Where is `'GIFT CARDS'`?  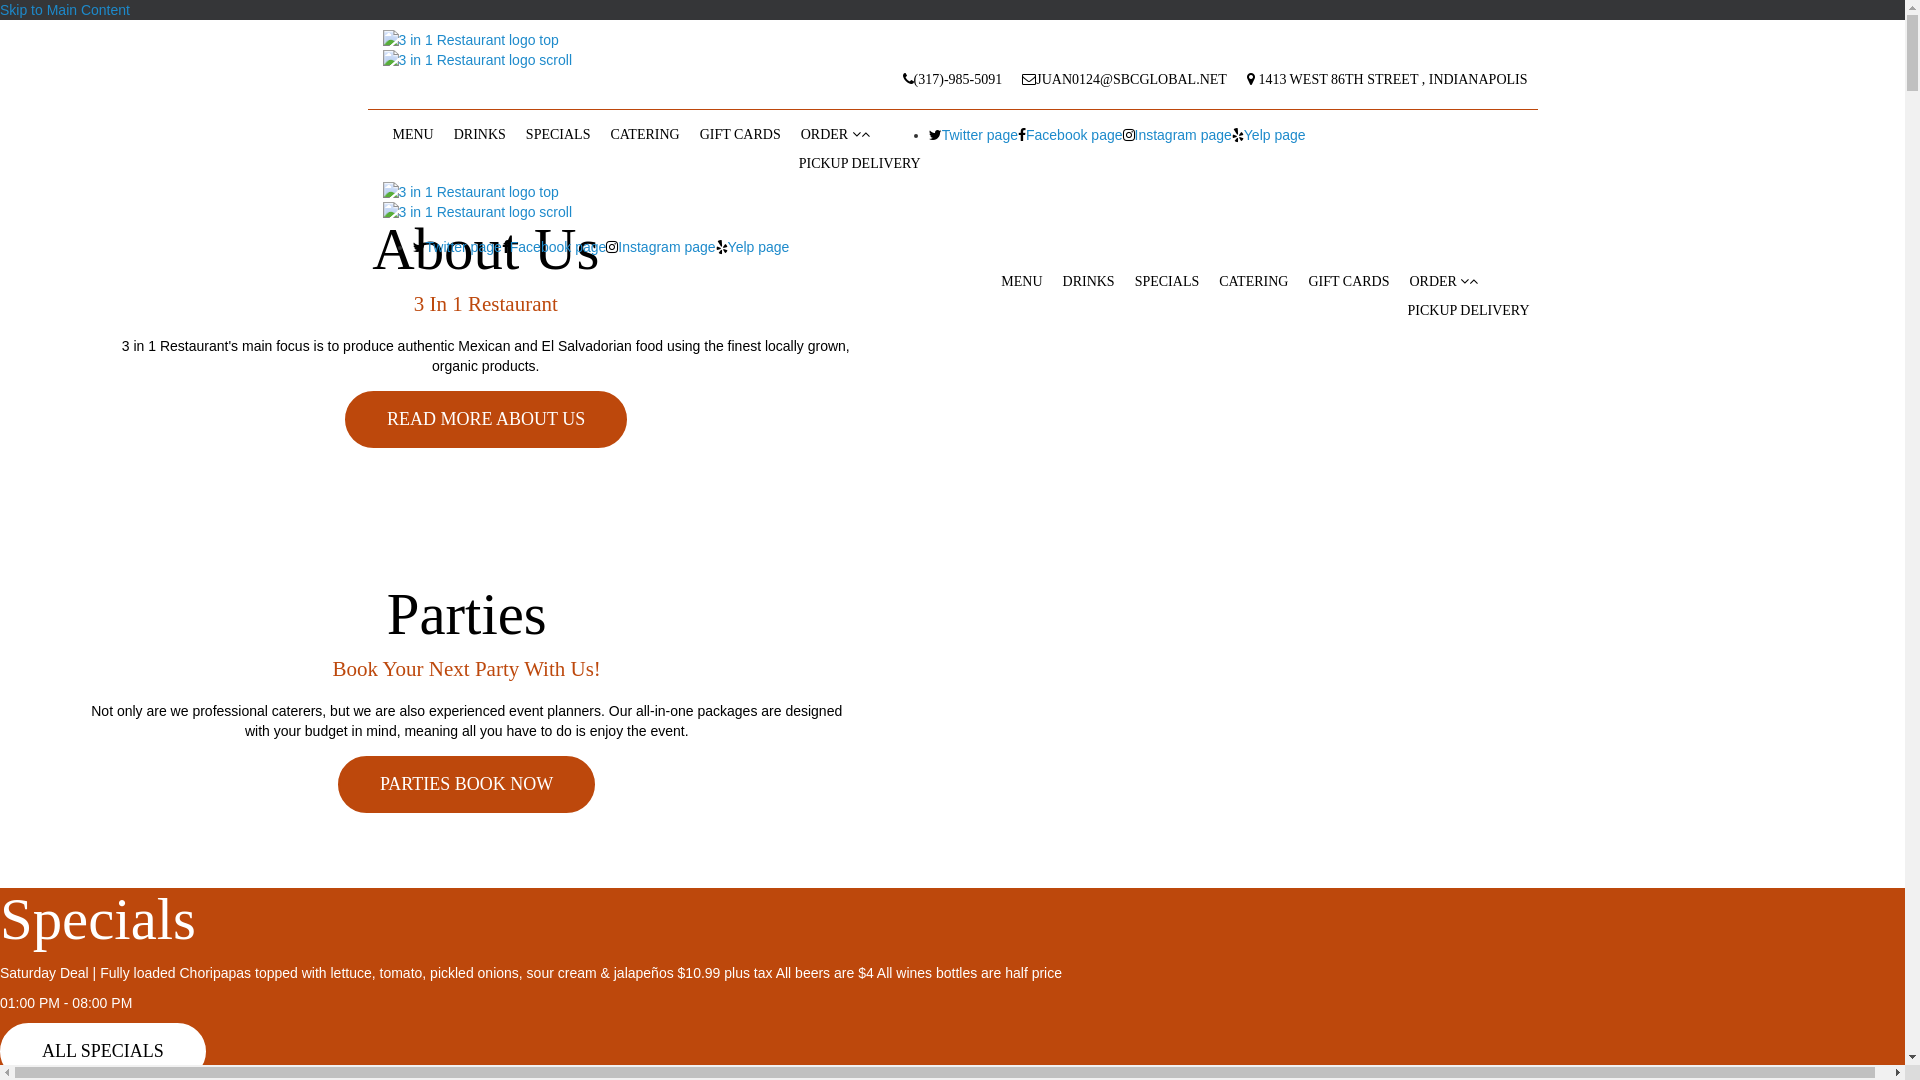
'GIFT CARDS' is located at coordinates (1348, 281).